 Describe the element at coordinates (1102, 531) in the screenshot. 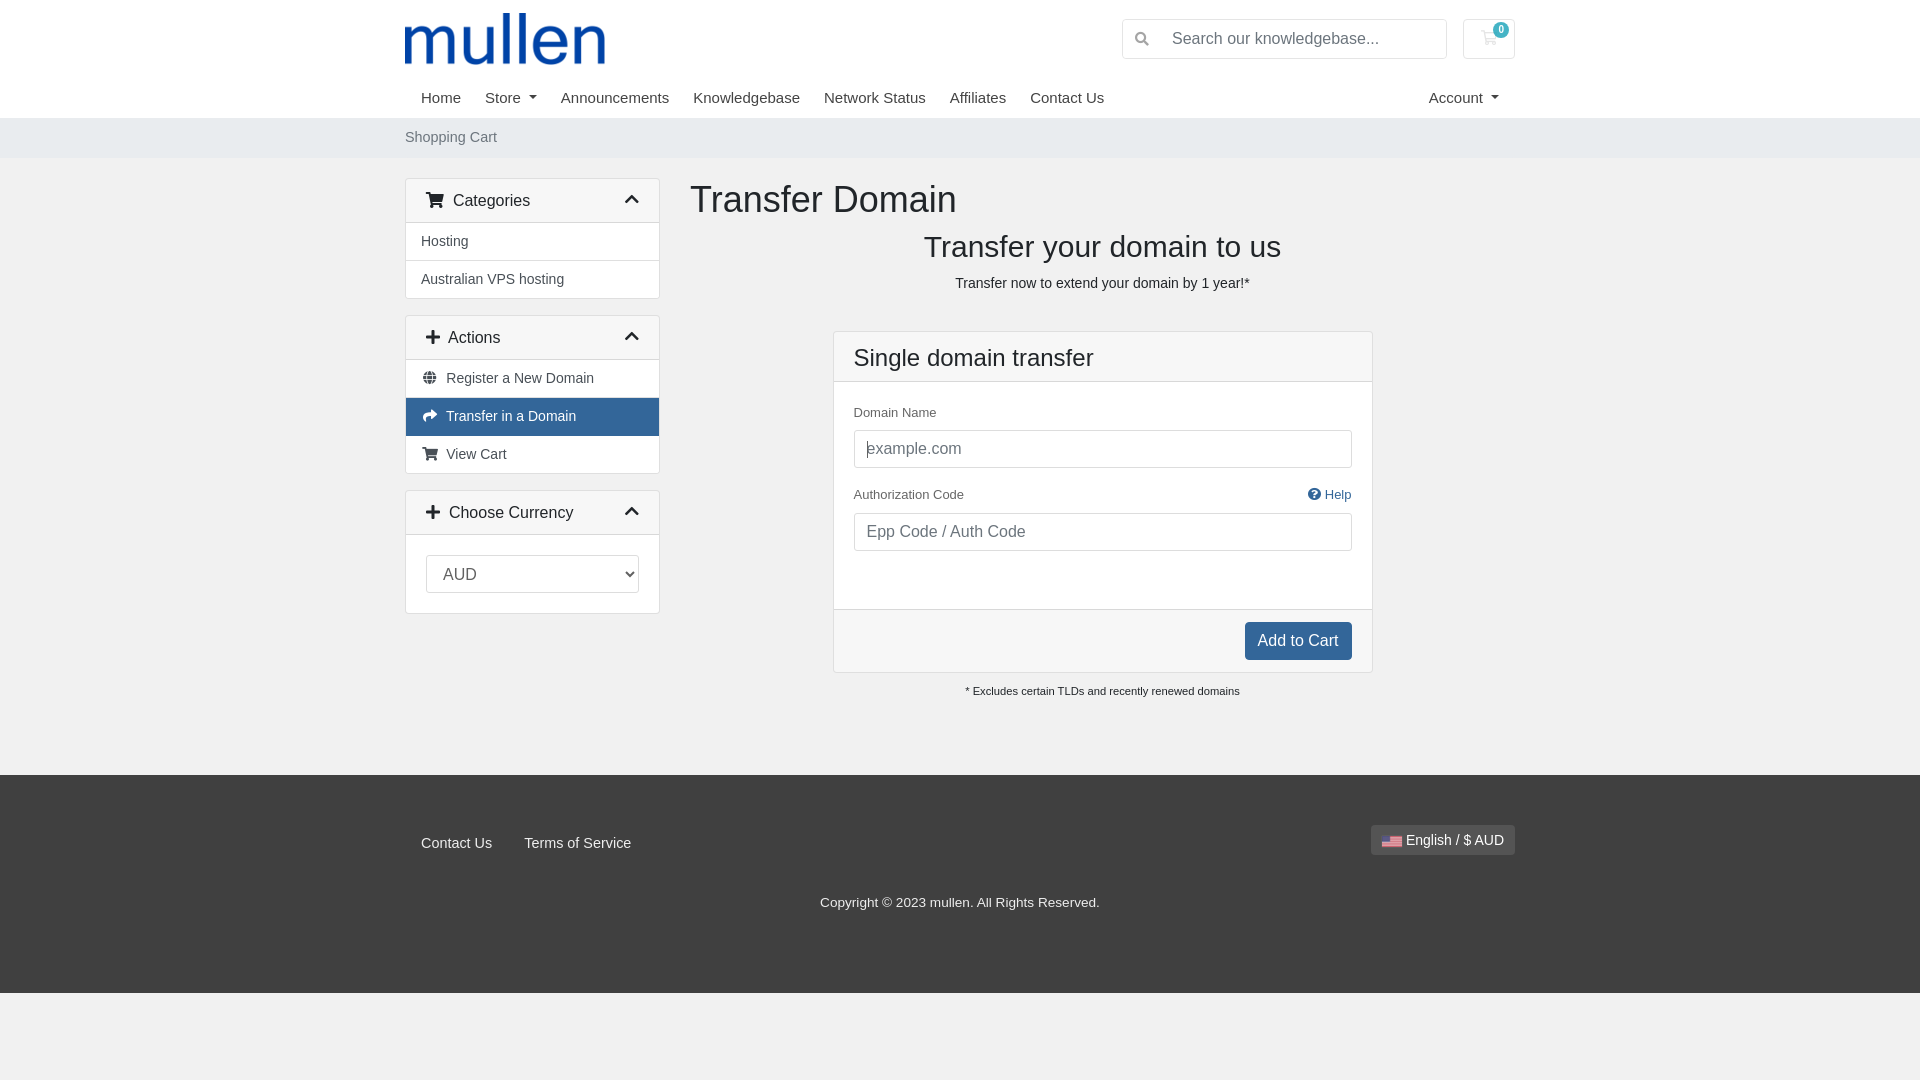

I see `'Required'` at that location.